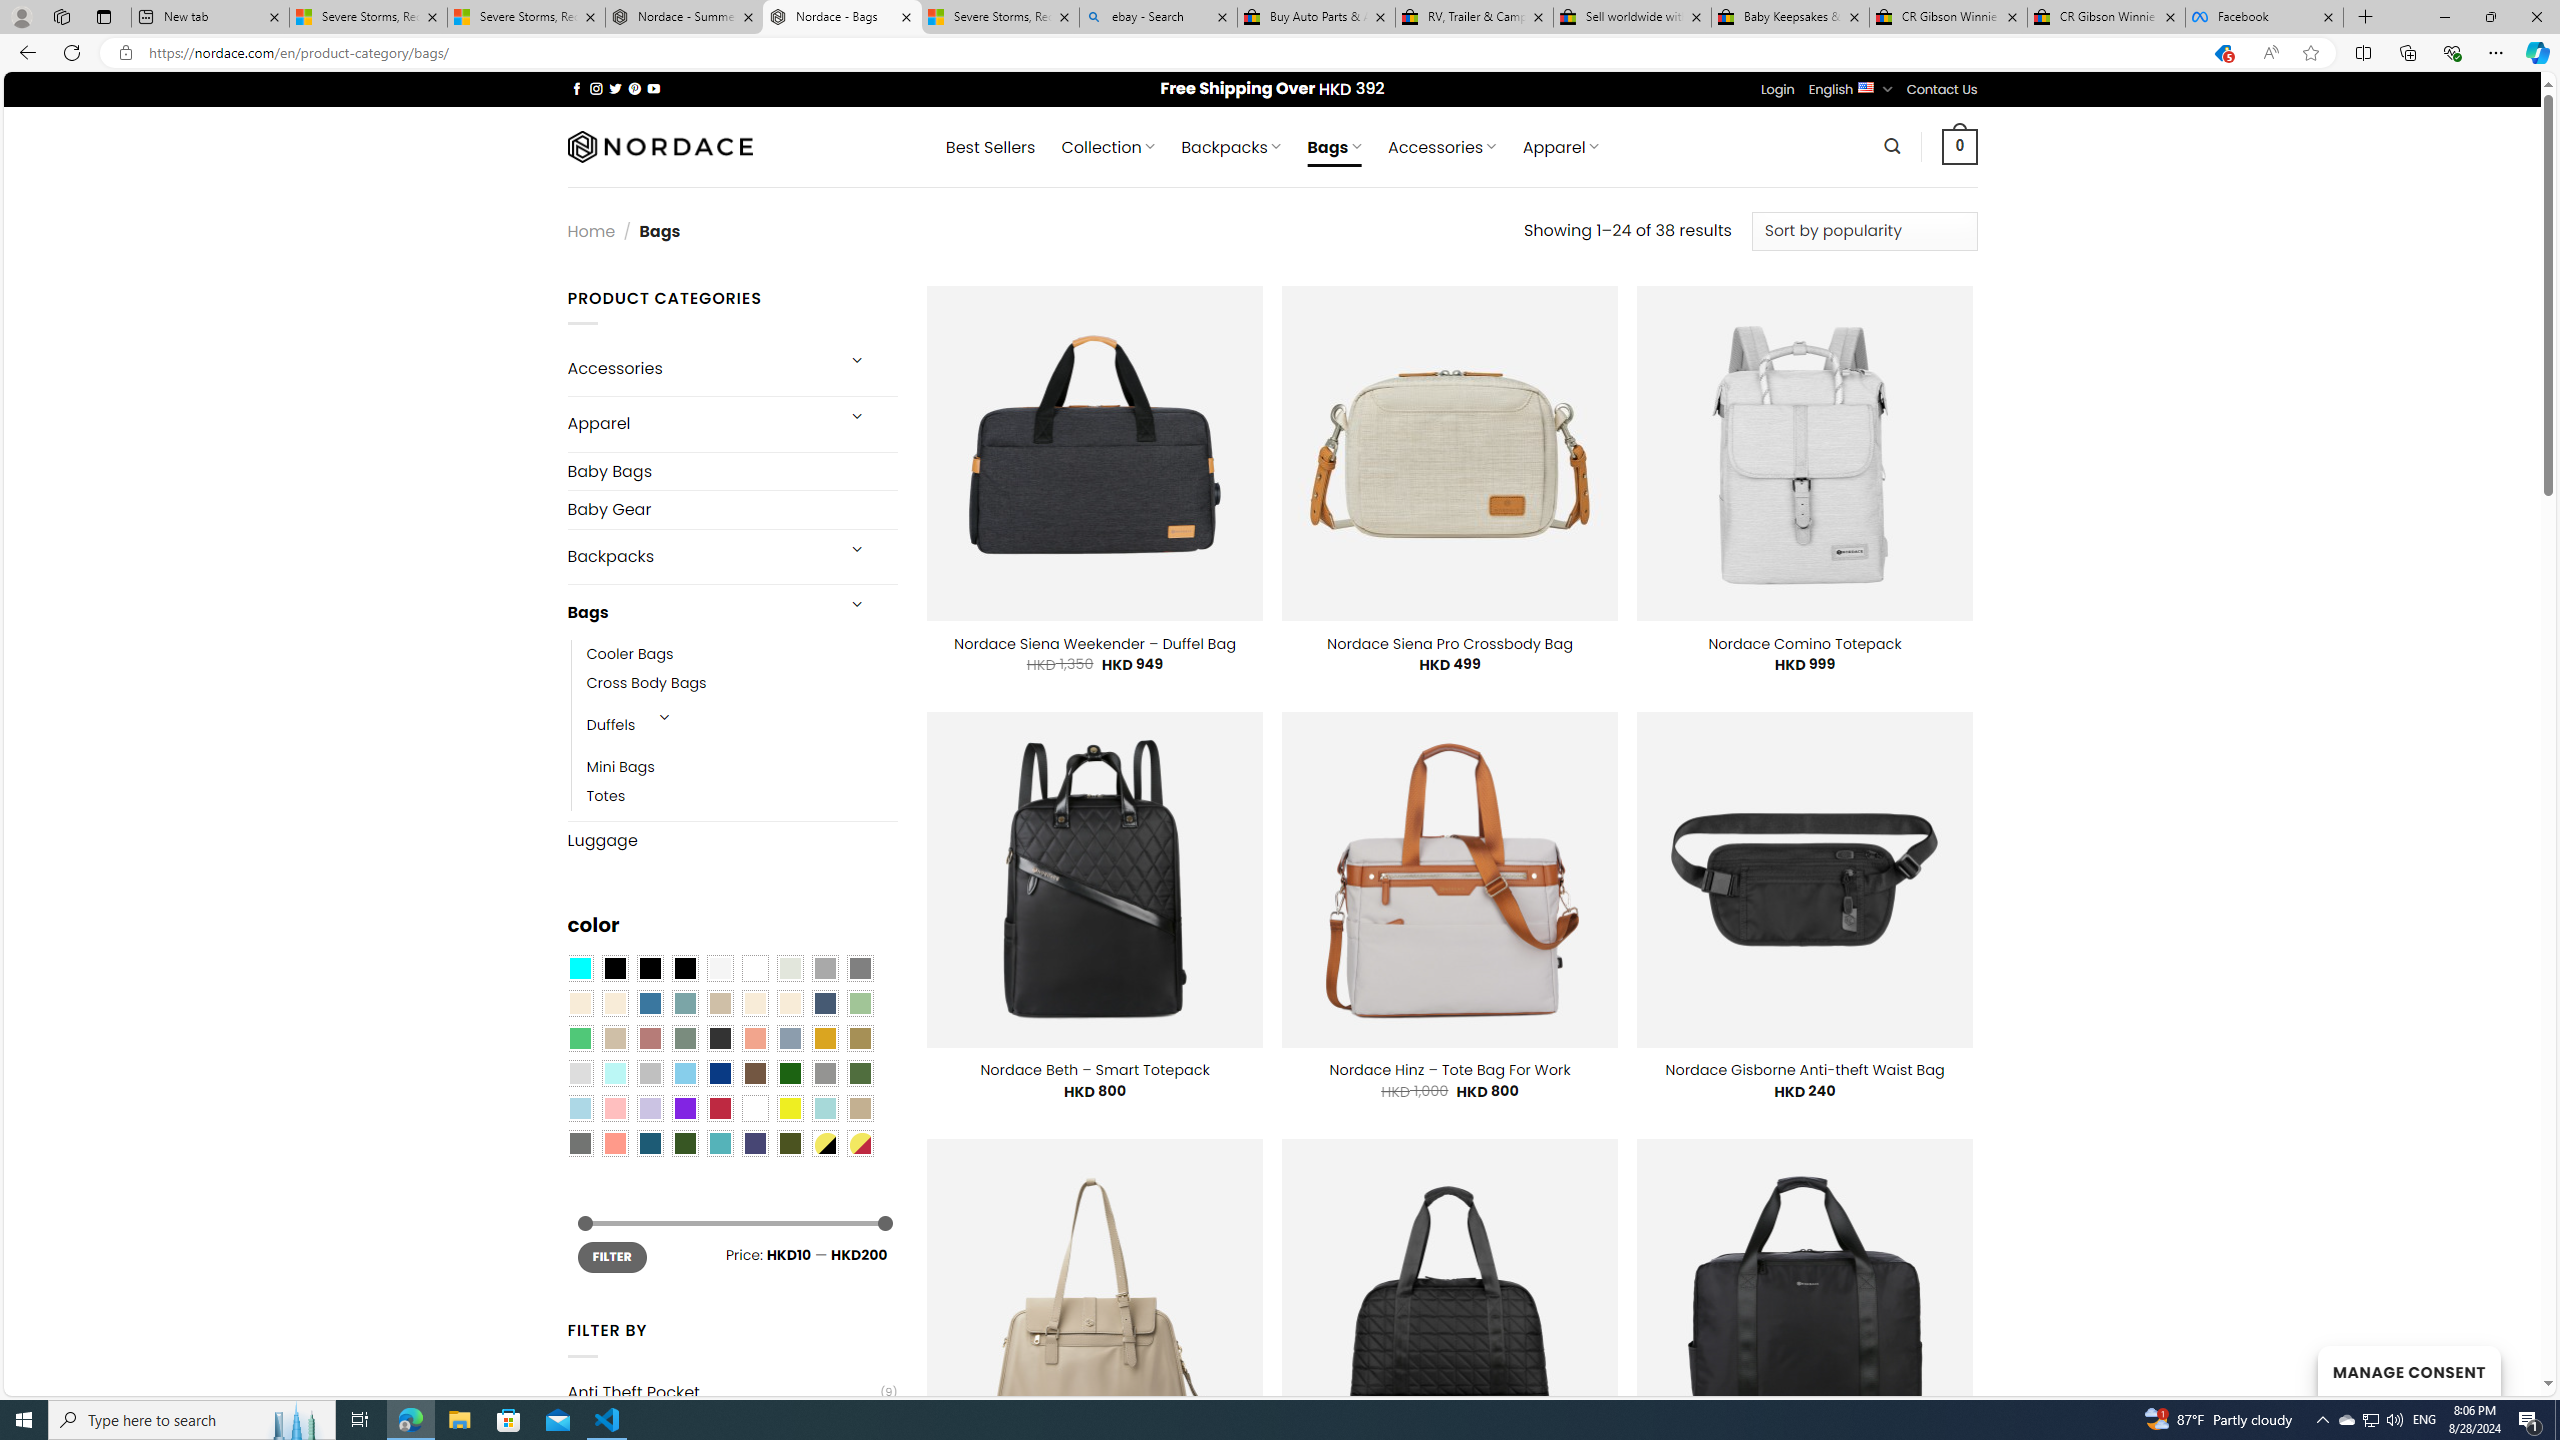  What do you see at coordinates (823, 1107) in the screenshot?
I see `'Aqua'` at bounding box center [823, 1107].